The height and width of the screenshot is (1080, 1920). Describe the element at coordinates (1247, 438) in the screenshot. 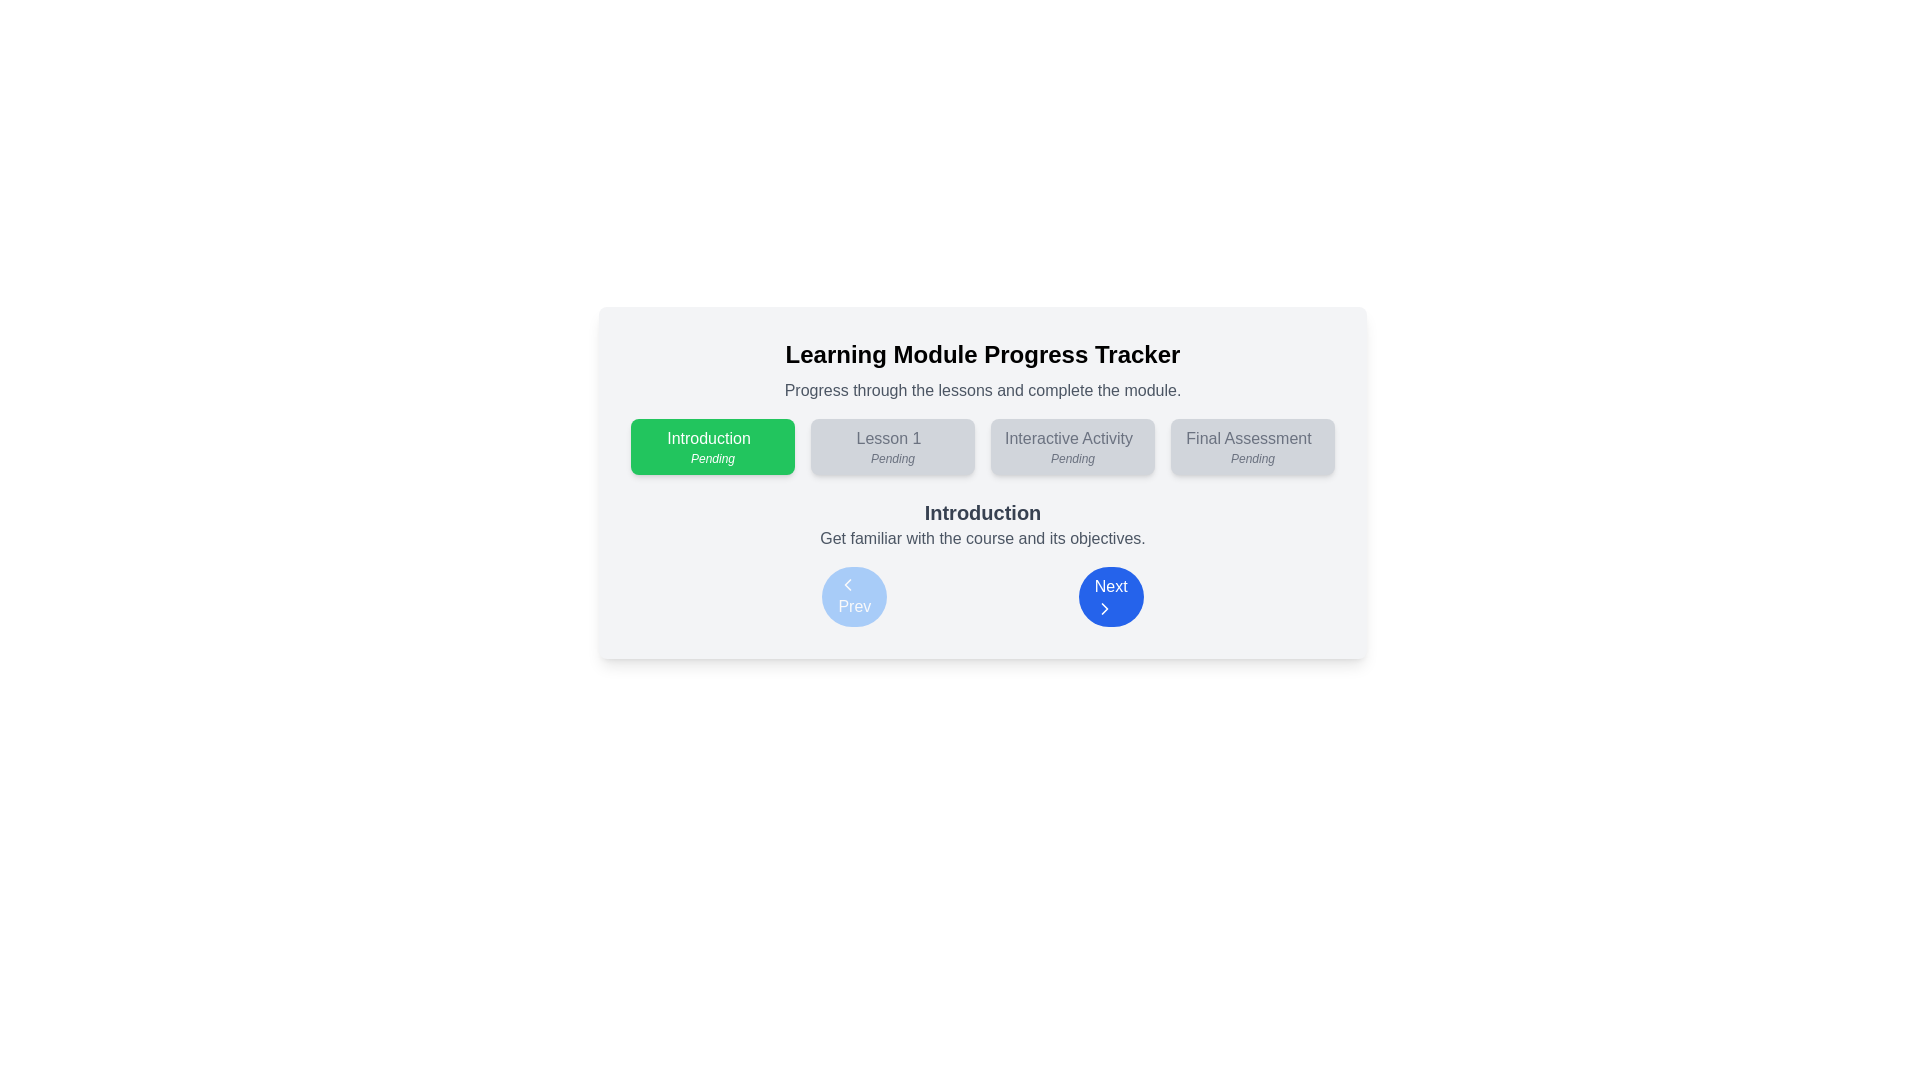

I see `the text label 'Final Assessment' displayed in the progress tracker located at the top-right of the interface` at that location.